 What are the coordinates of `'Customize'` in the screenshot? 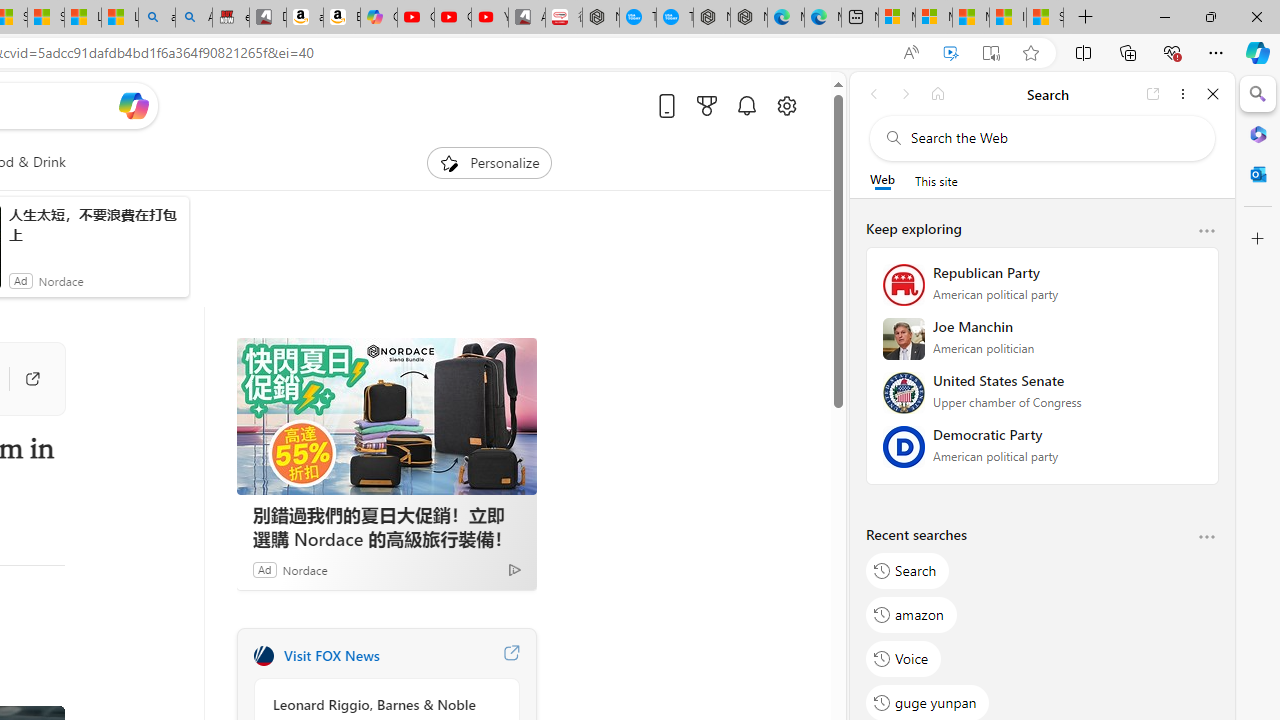 It's located at (1257, 238).